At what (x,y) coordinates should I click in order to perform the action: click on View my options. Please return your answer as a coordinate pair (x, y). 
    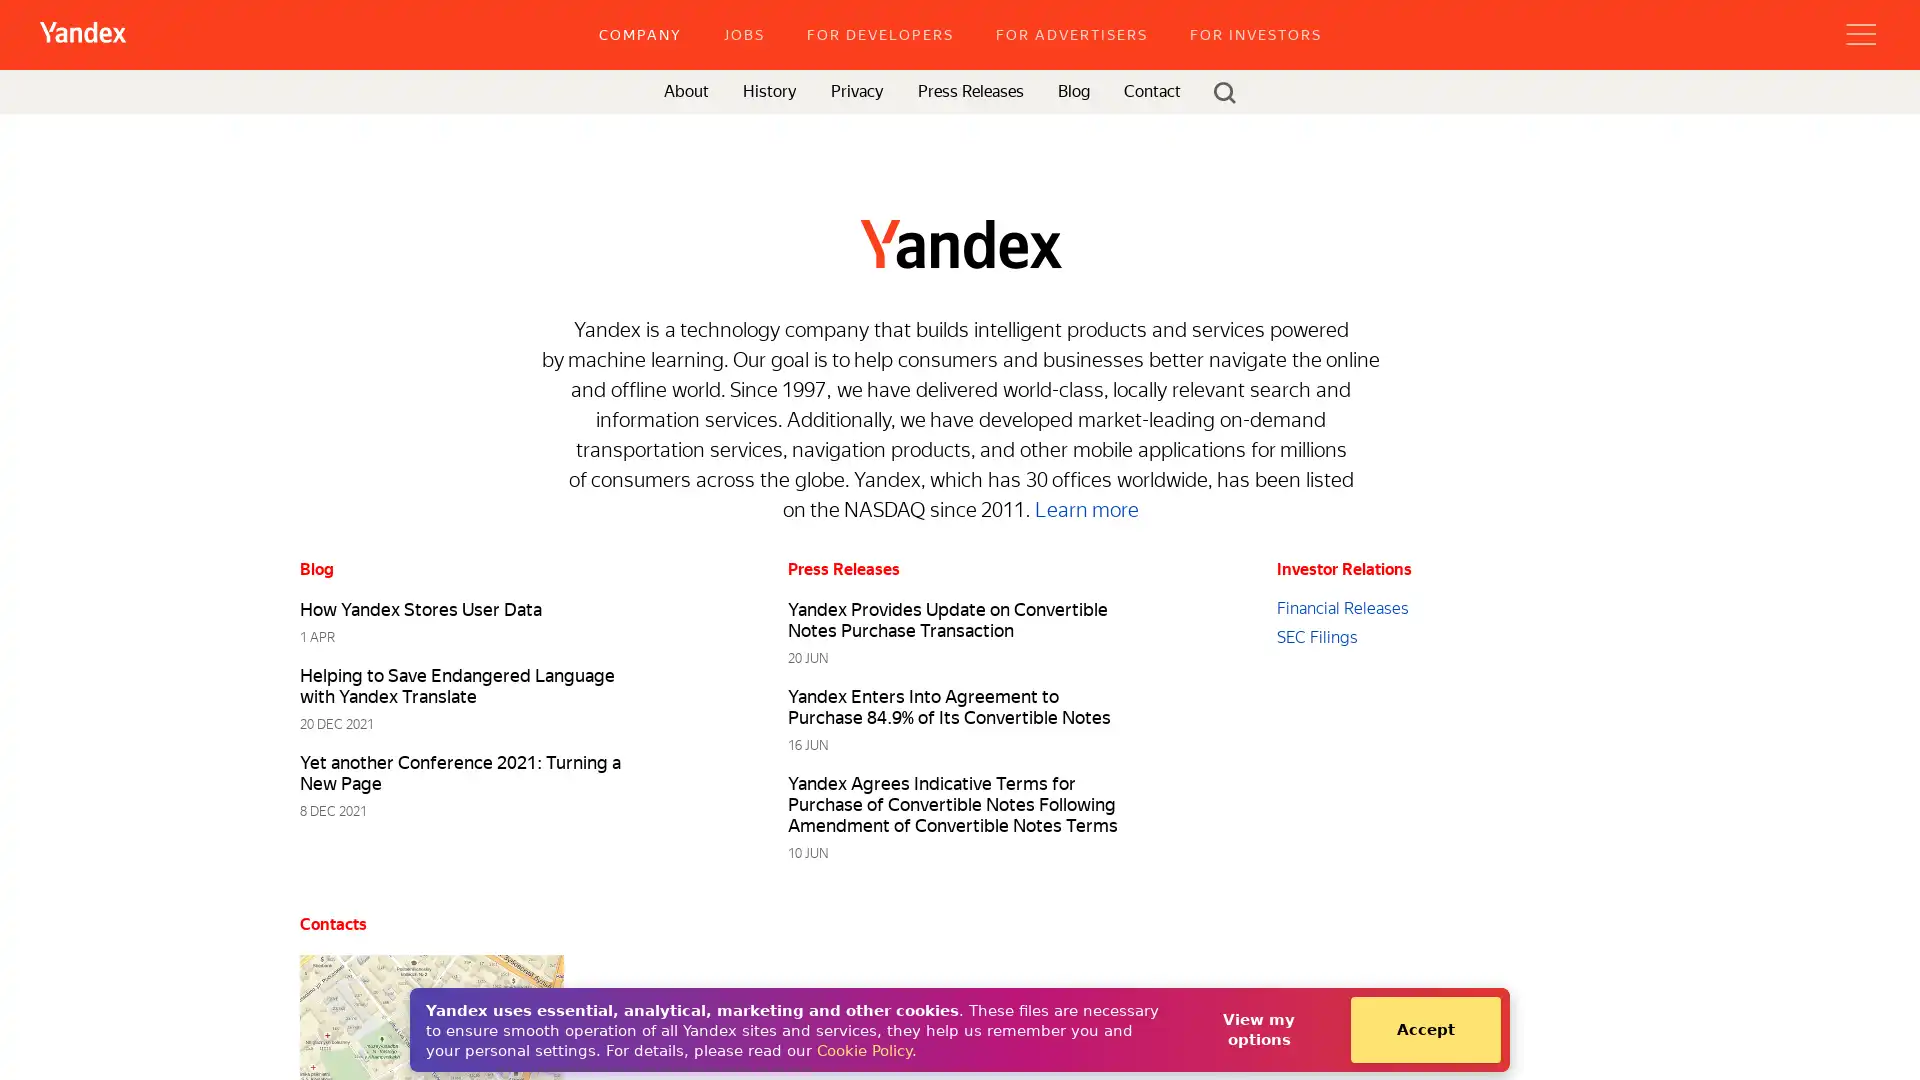
    Looking at the image, I should click on (1257, 1029).